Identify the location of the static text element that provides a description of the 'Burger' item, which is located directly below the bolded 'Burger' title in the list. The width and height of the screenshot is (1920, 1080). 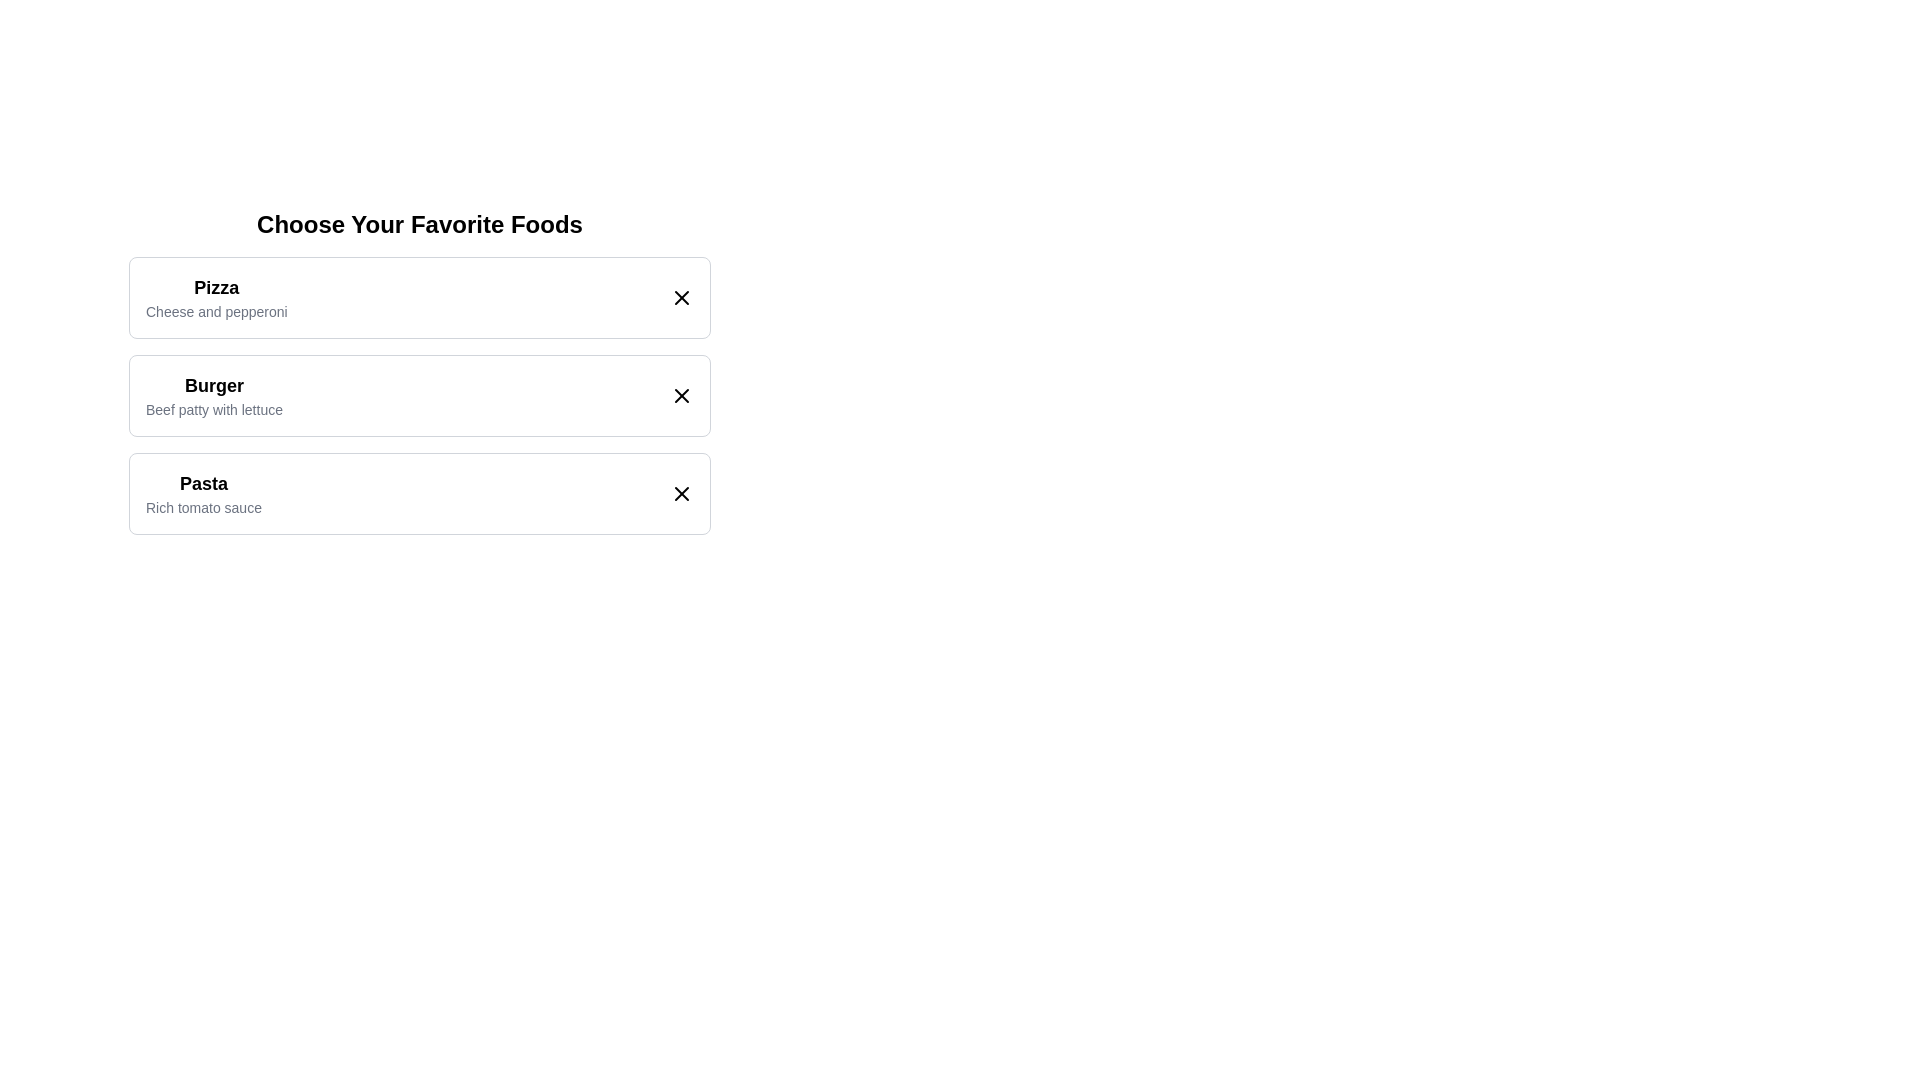
(214, 408).